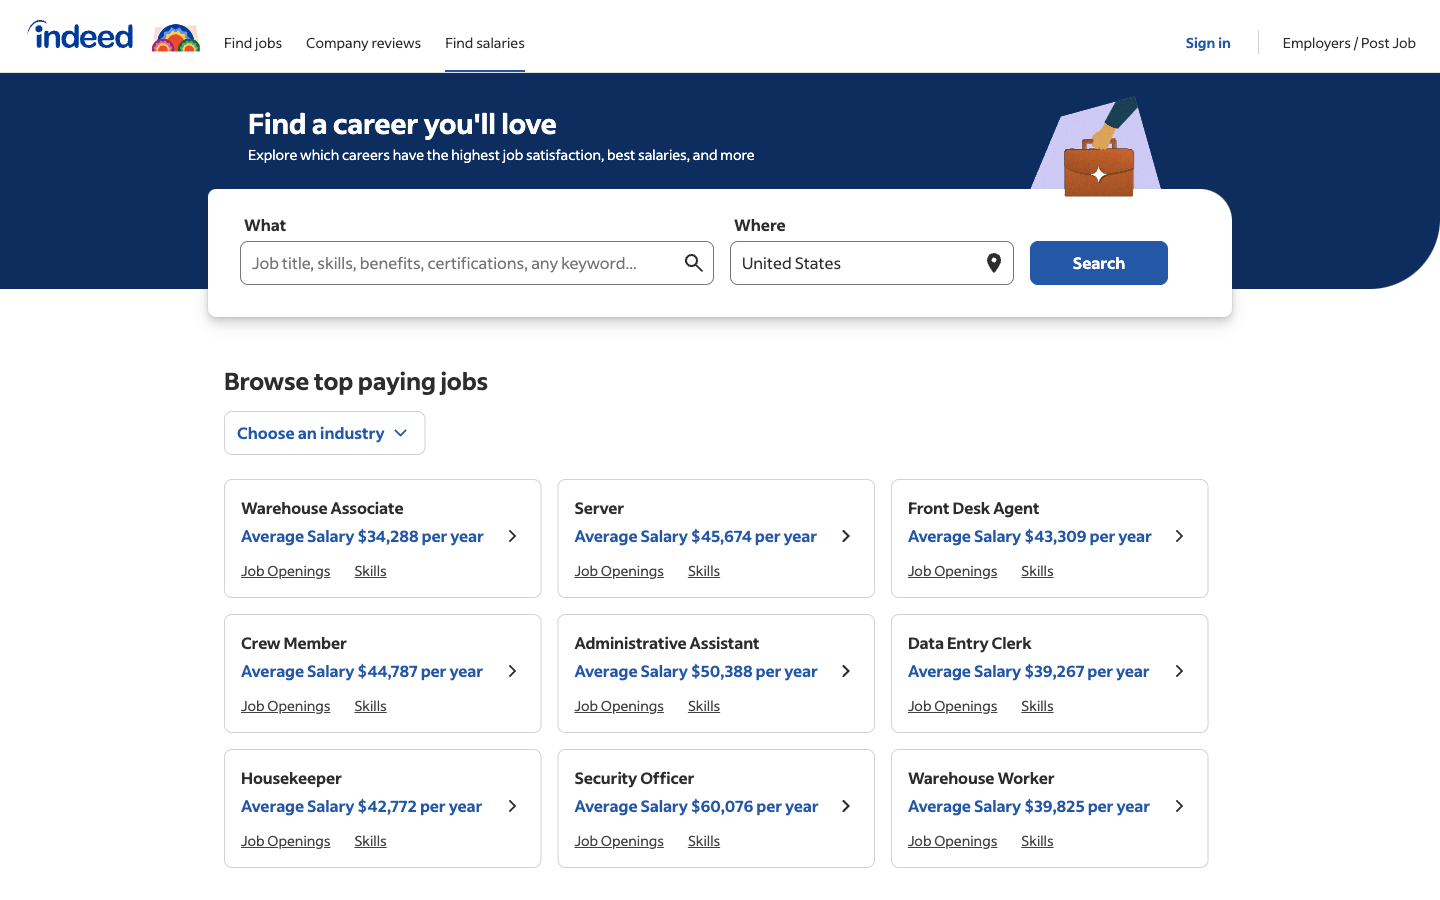  Describe the element at coordinates (1037, 840) in the screenshot. I see `Check the skills required for "Administrative Assistant` at that location.